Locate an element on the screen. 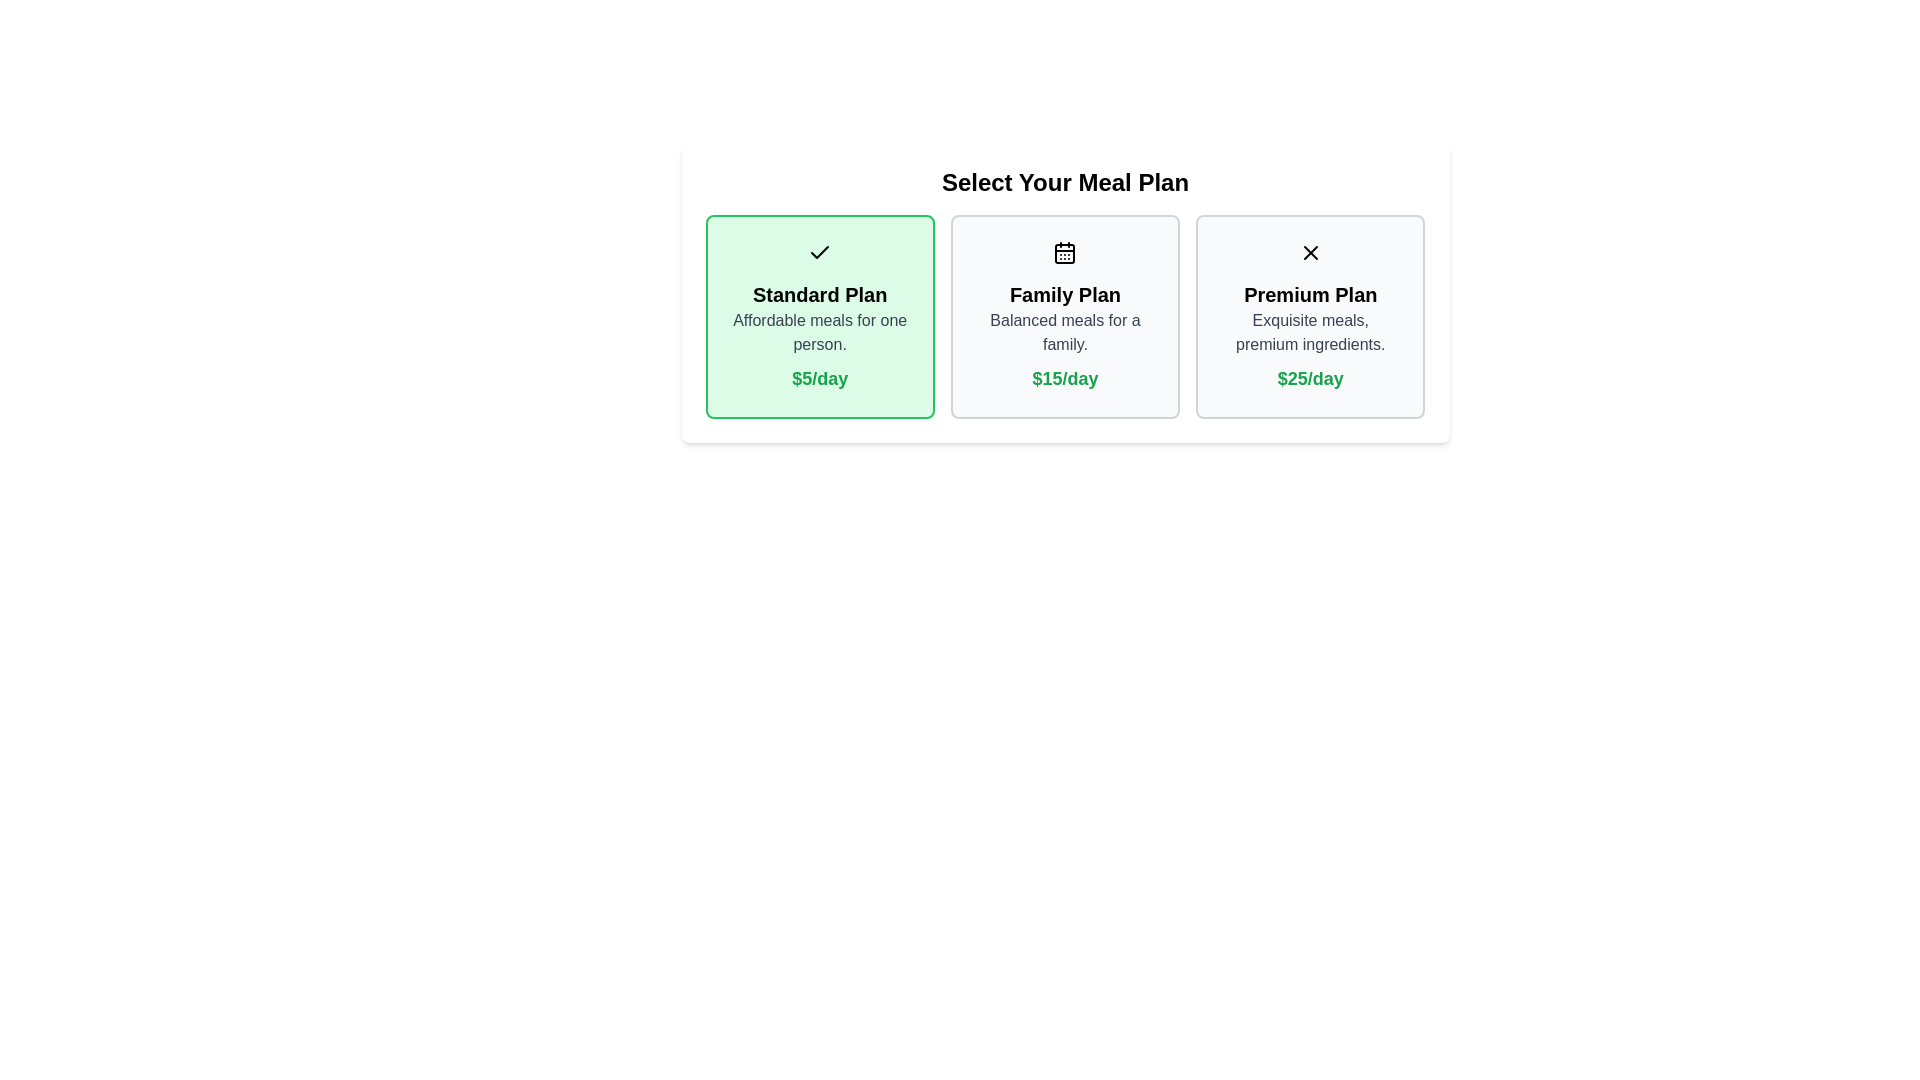 This screenshot has width=1920, height=1080. the icon indicating the 'Family Plan' selection within the second selection box labeled 'Family Plan' under the main header 'Select Your Meal Plan' is located at coordinates (1064, 252).